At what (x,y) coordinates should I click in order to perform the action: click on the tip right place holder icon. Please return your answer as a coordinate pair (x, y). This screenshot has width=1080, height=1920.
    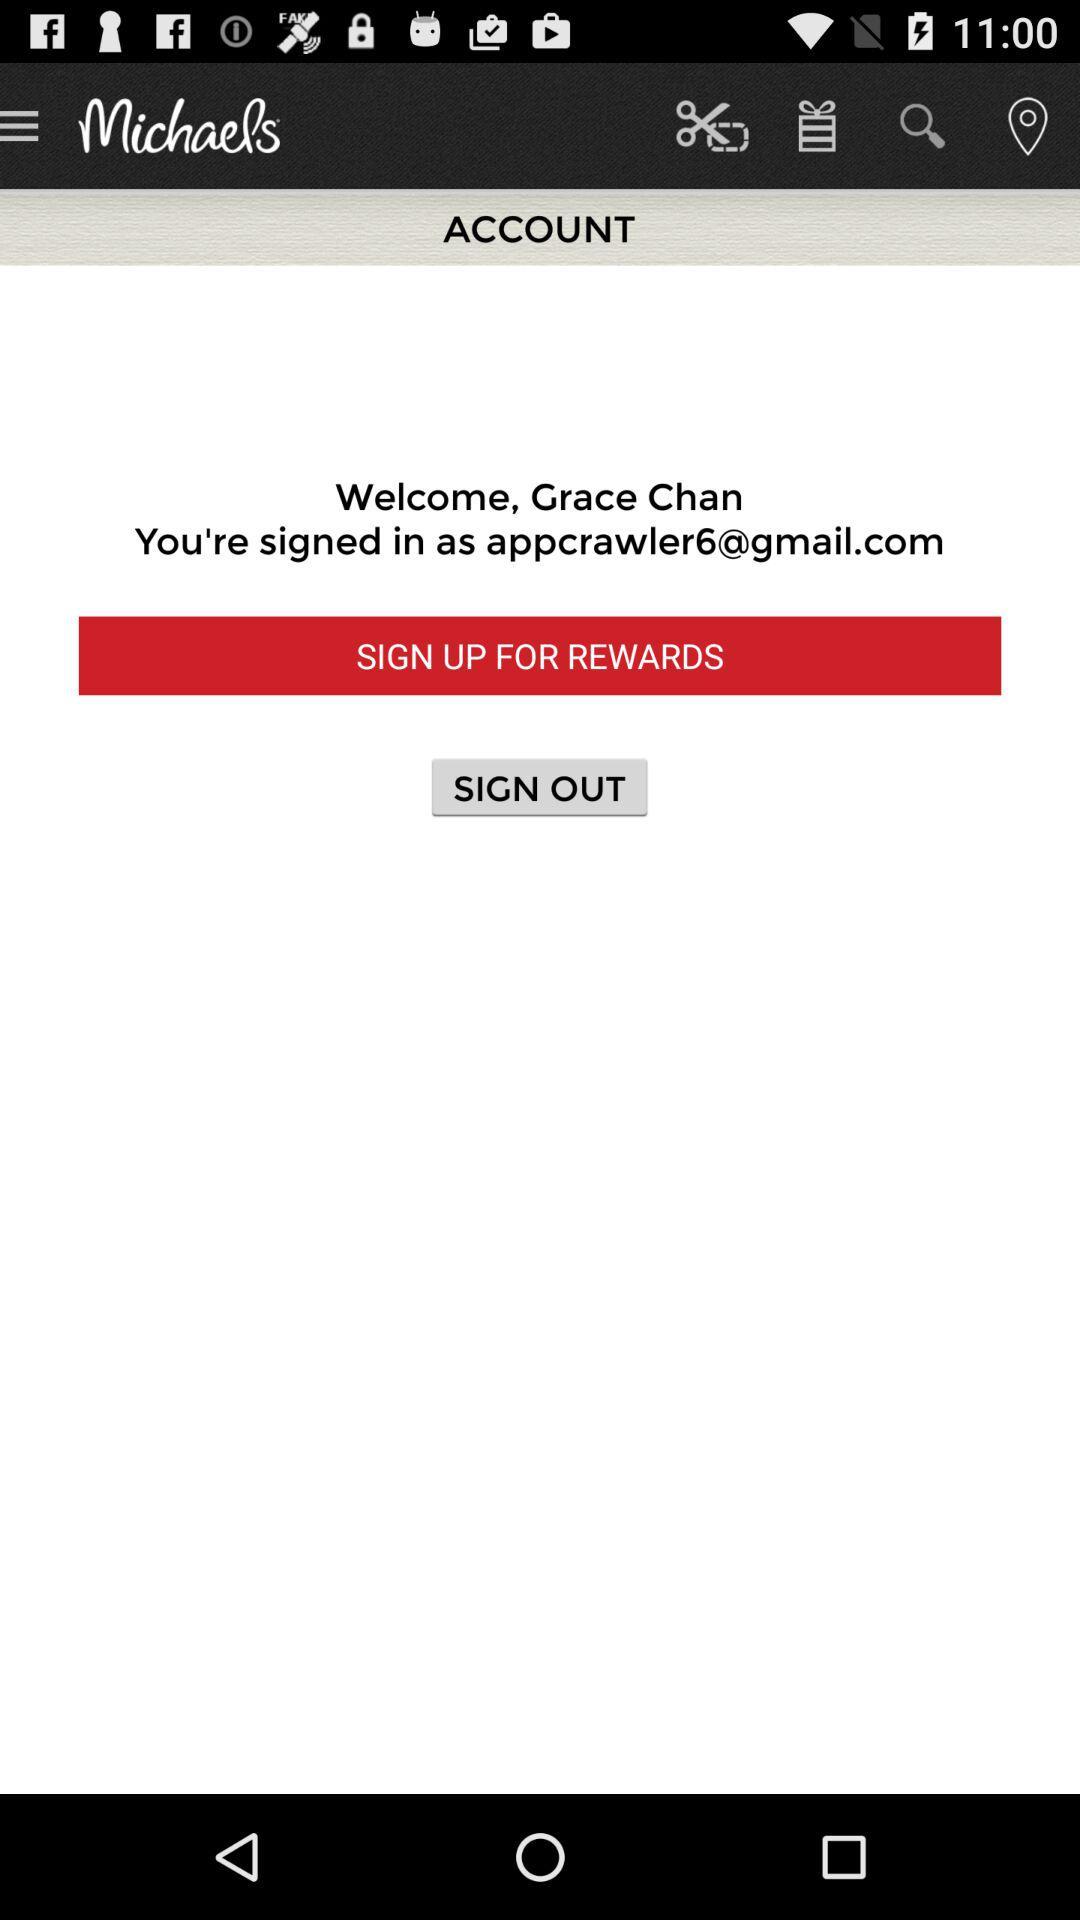
    Looking at the image, I should click on (1027, 124).